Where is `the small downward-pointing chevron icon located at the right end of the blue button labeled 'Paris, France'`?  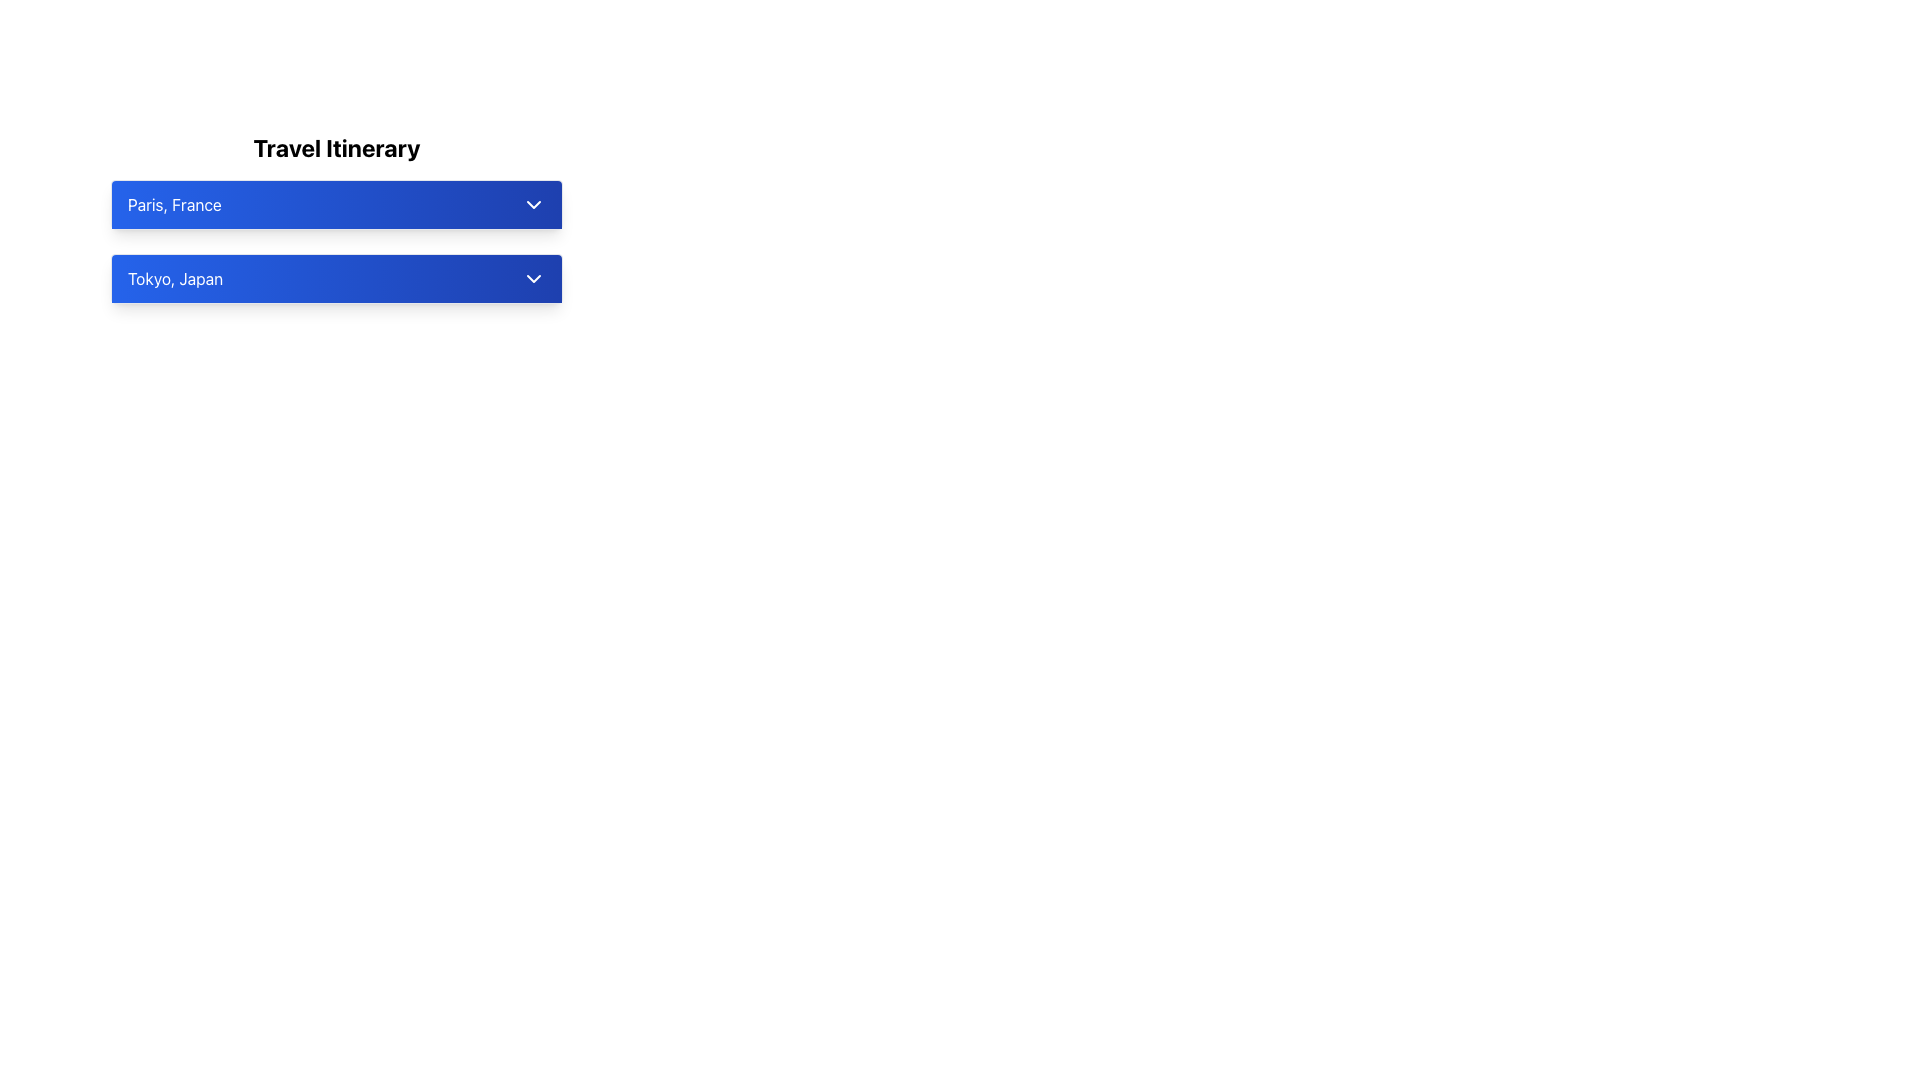
the small downward-pointing chevron icon located at the right end of the blue button labeled 'Paris, France' is located at coordinates (533, 204).